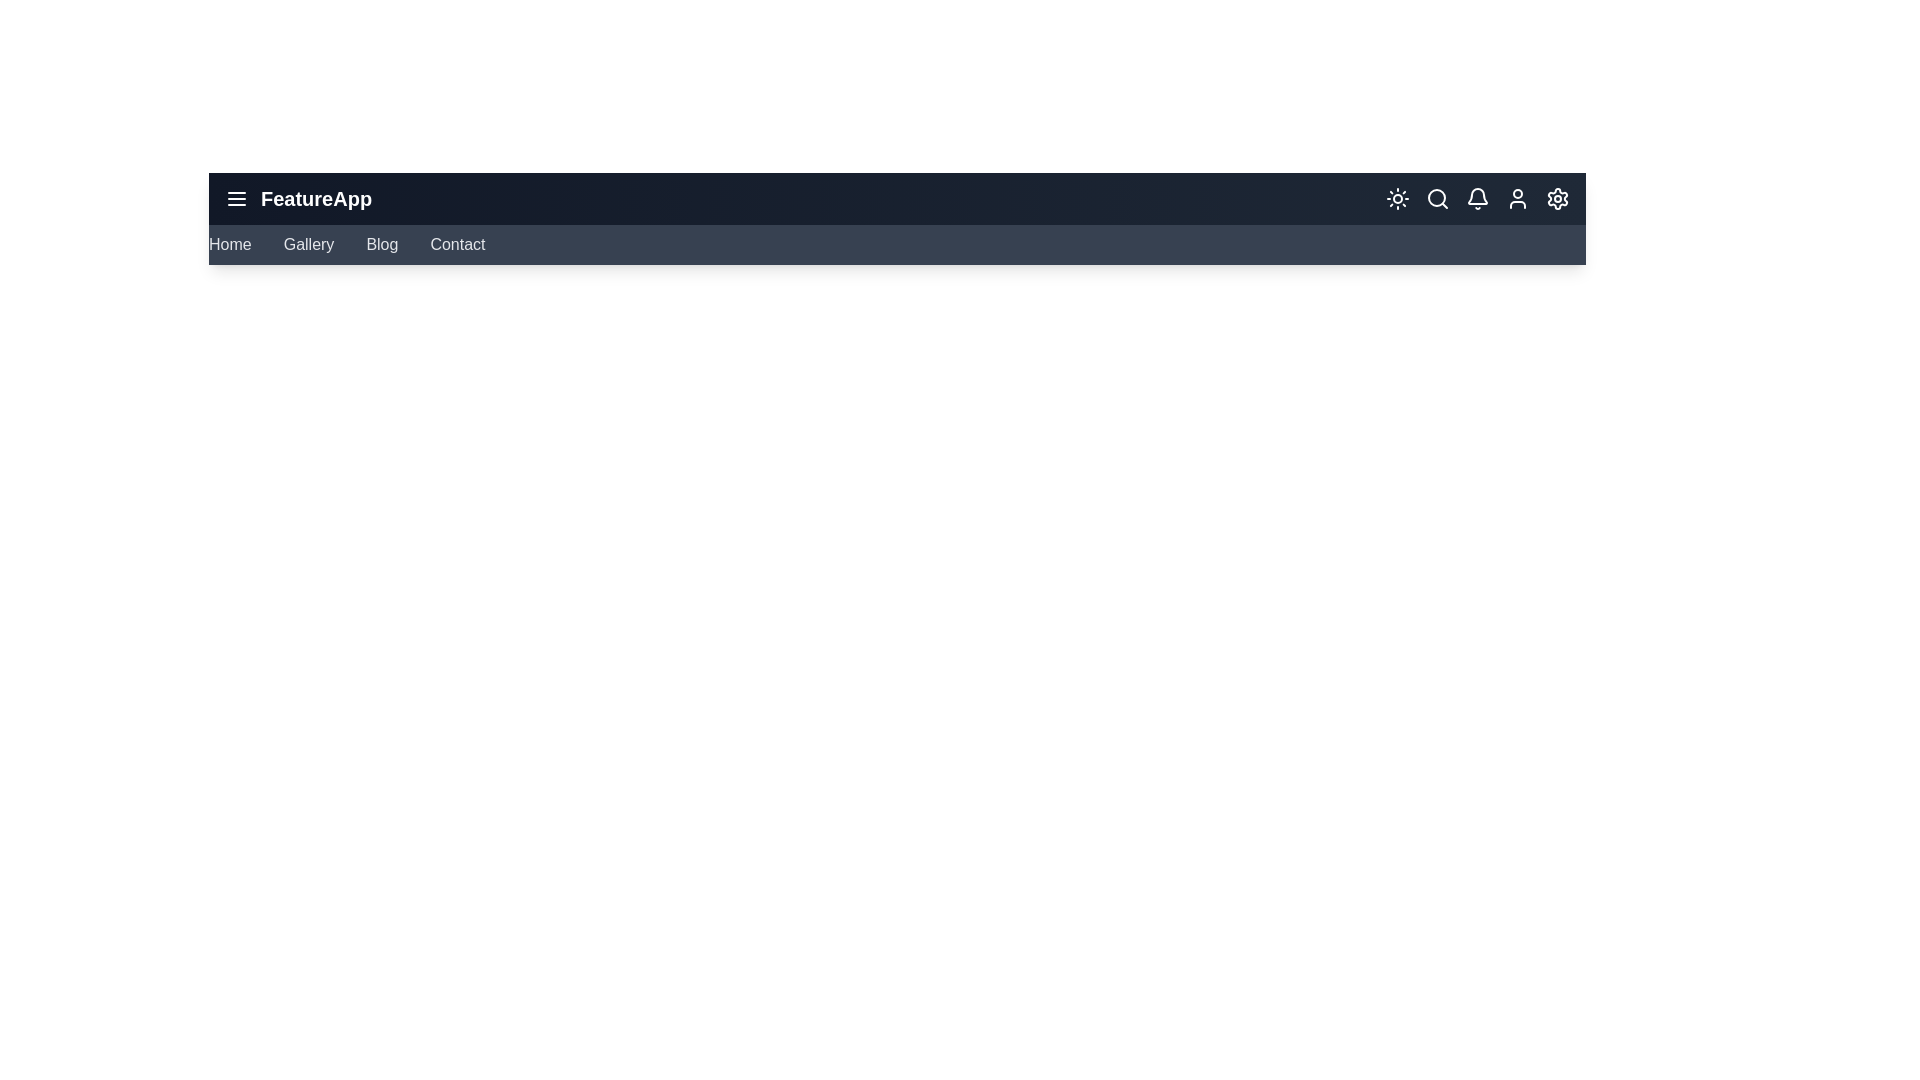  I want to click on the navigation menu item Contact, so click(455, 244).